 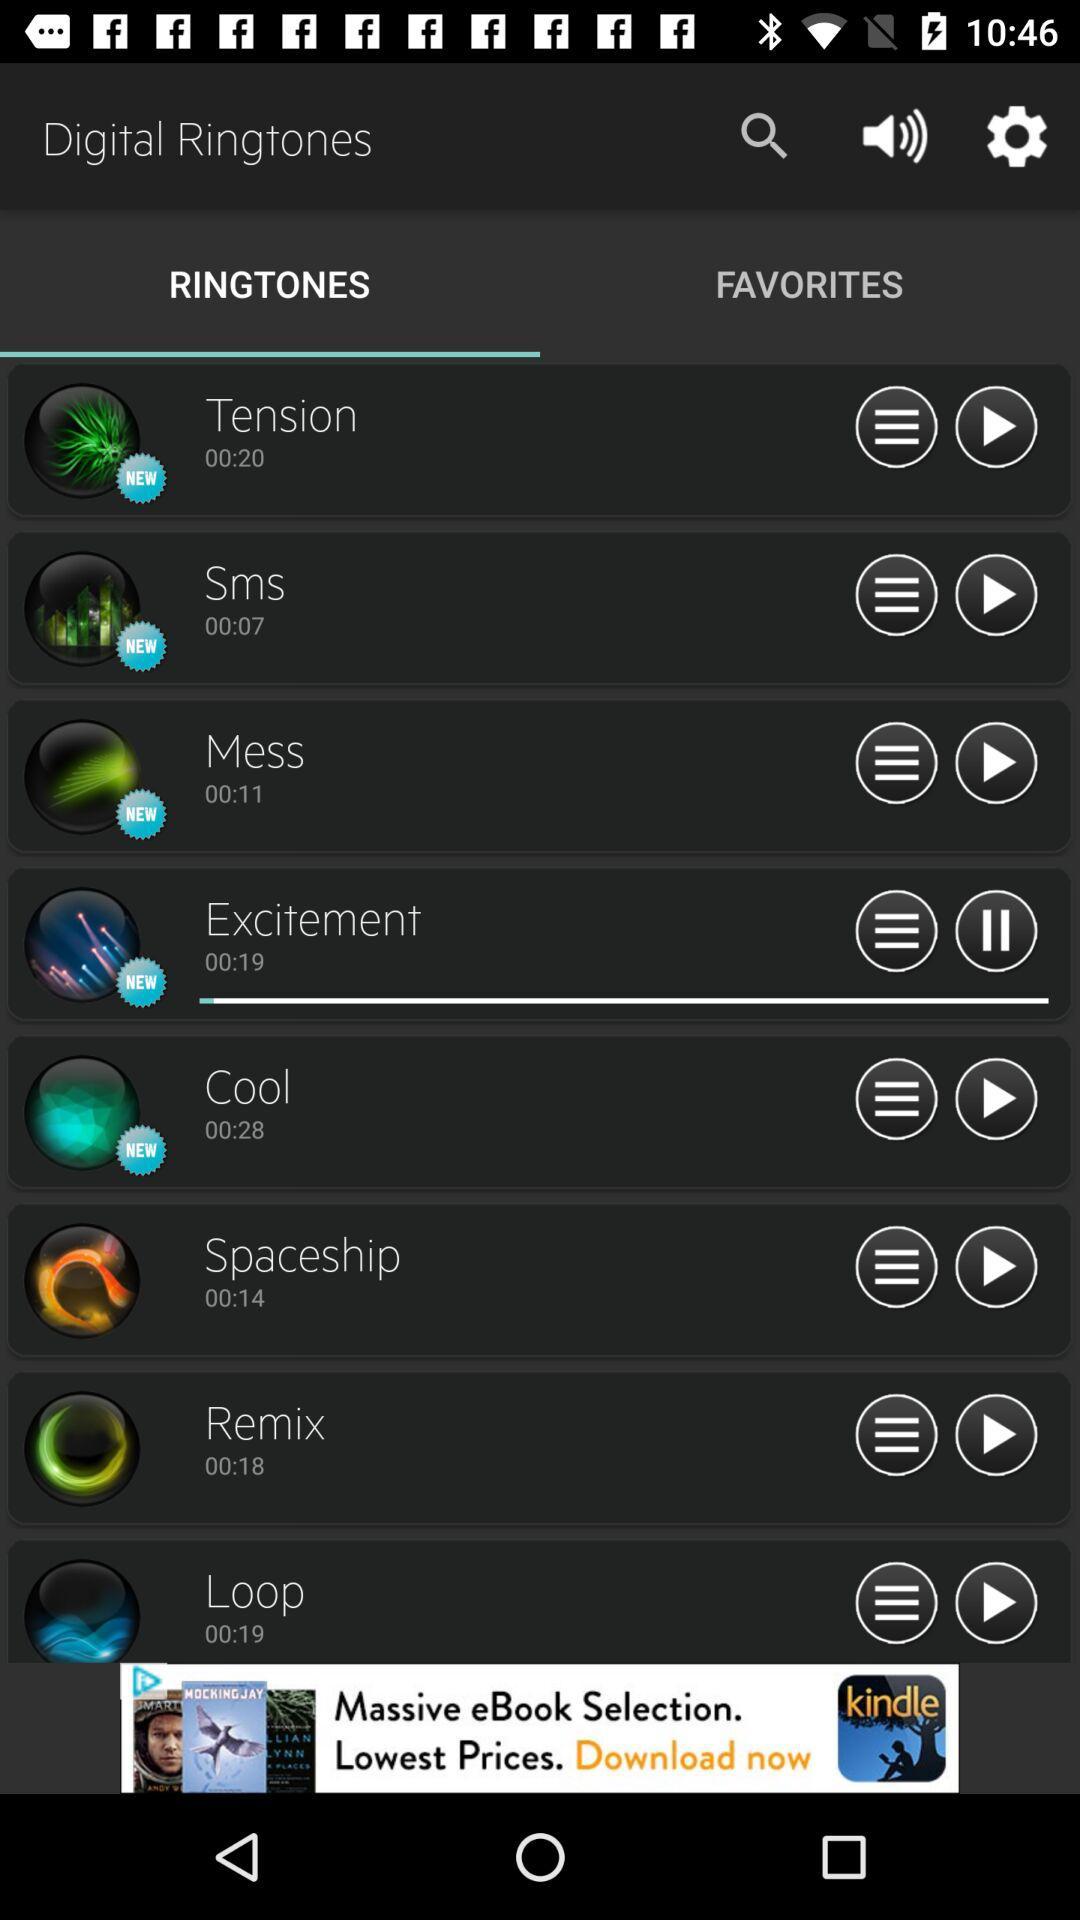 I want to click on menu icon, so click(x=895, y=763).